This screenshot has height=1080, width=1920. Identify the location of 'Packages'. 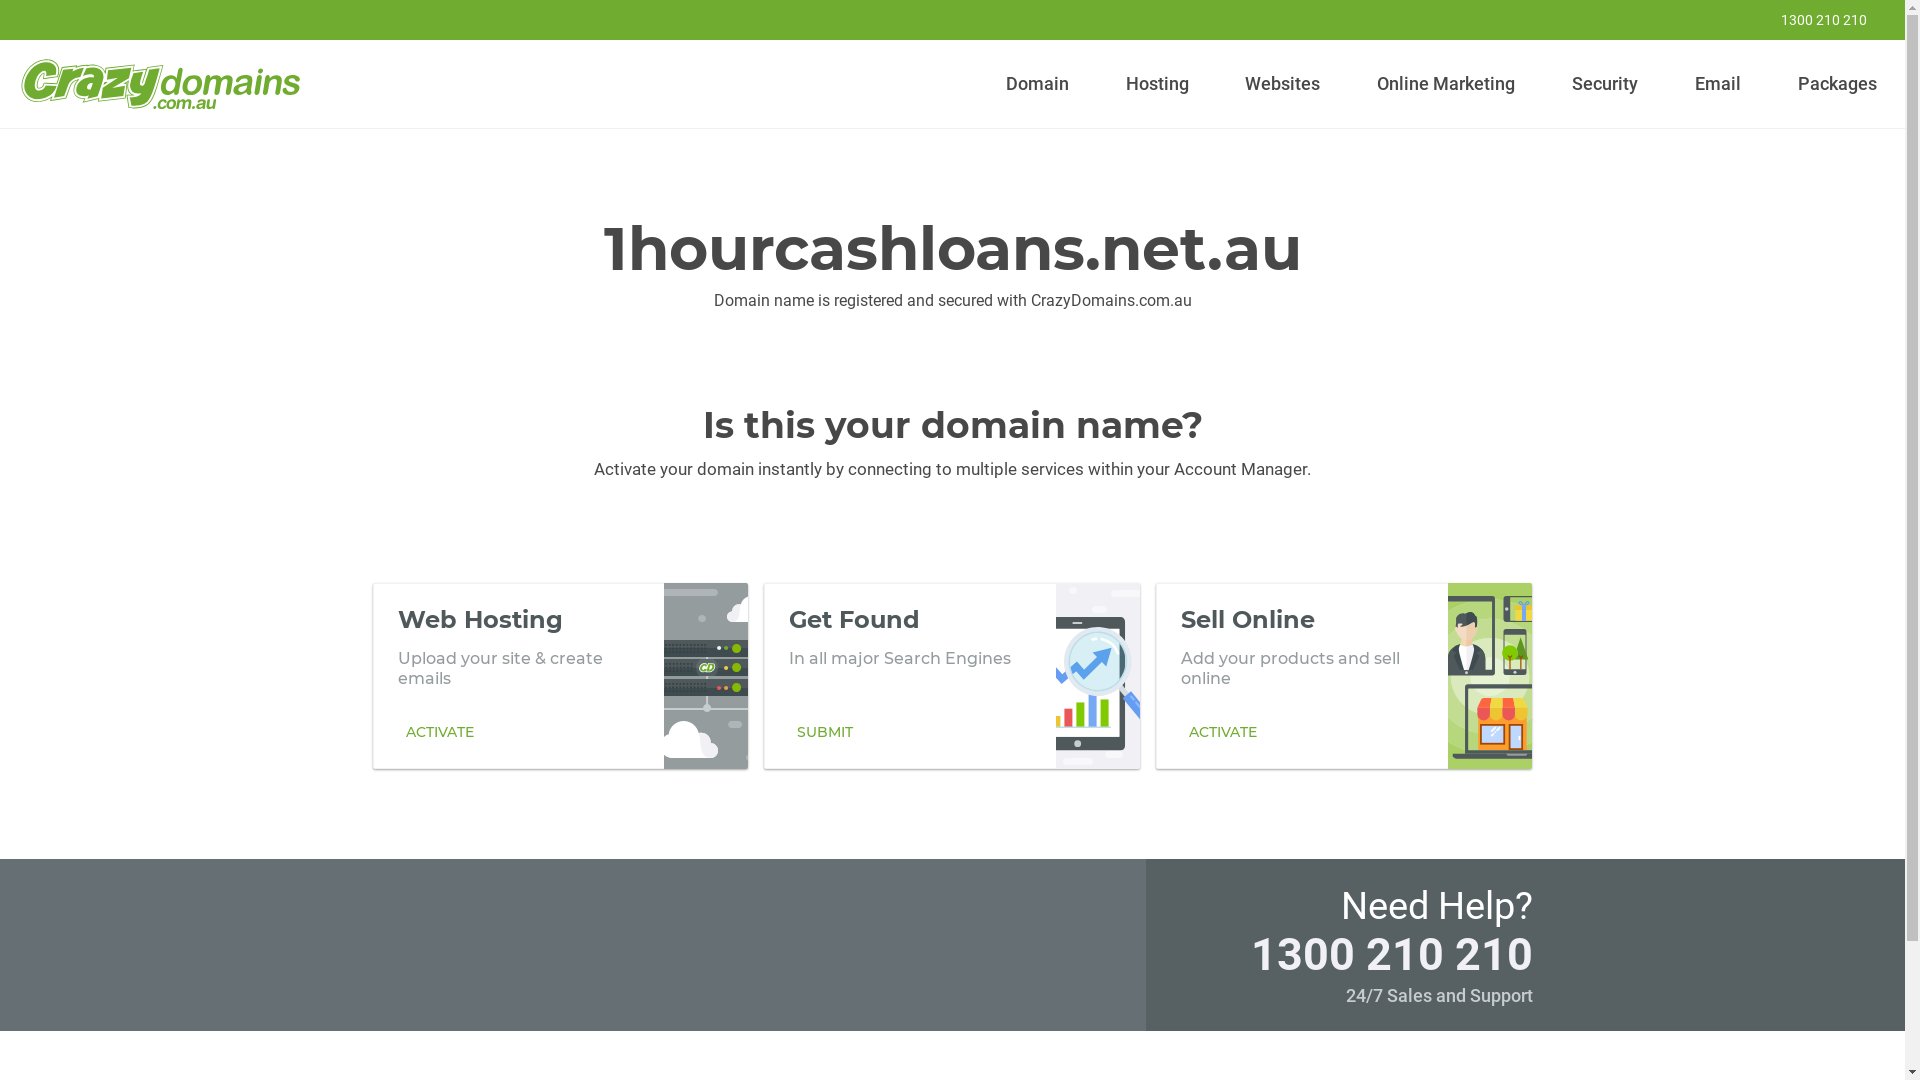
(1837, 83).